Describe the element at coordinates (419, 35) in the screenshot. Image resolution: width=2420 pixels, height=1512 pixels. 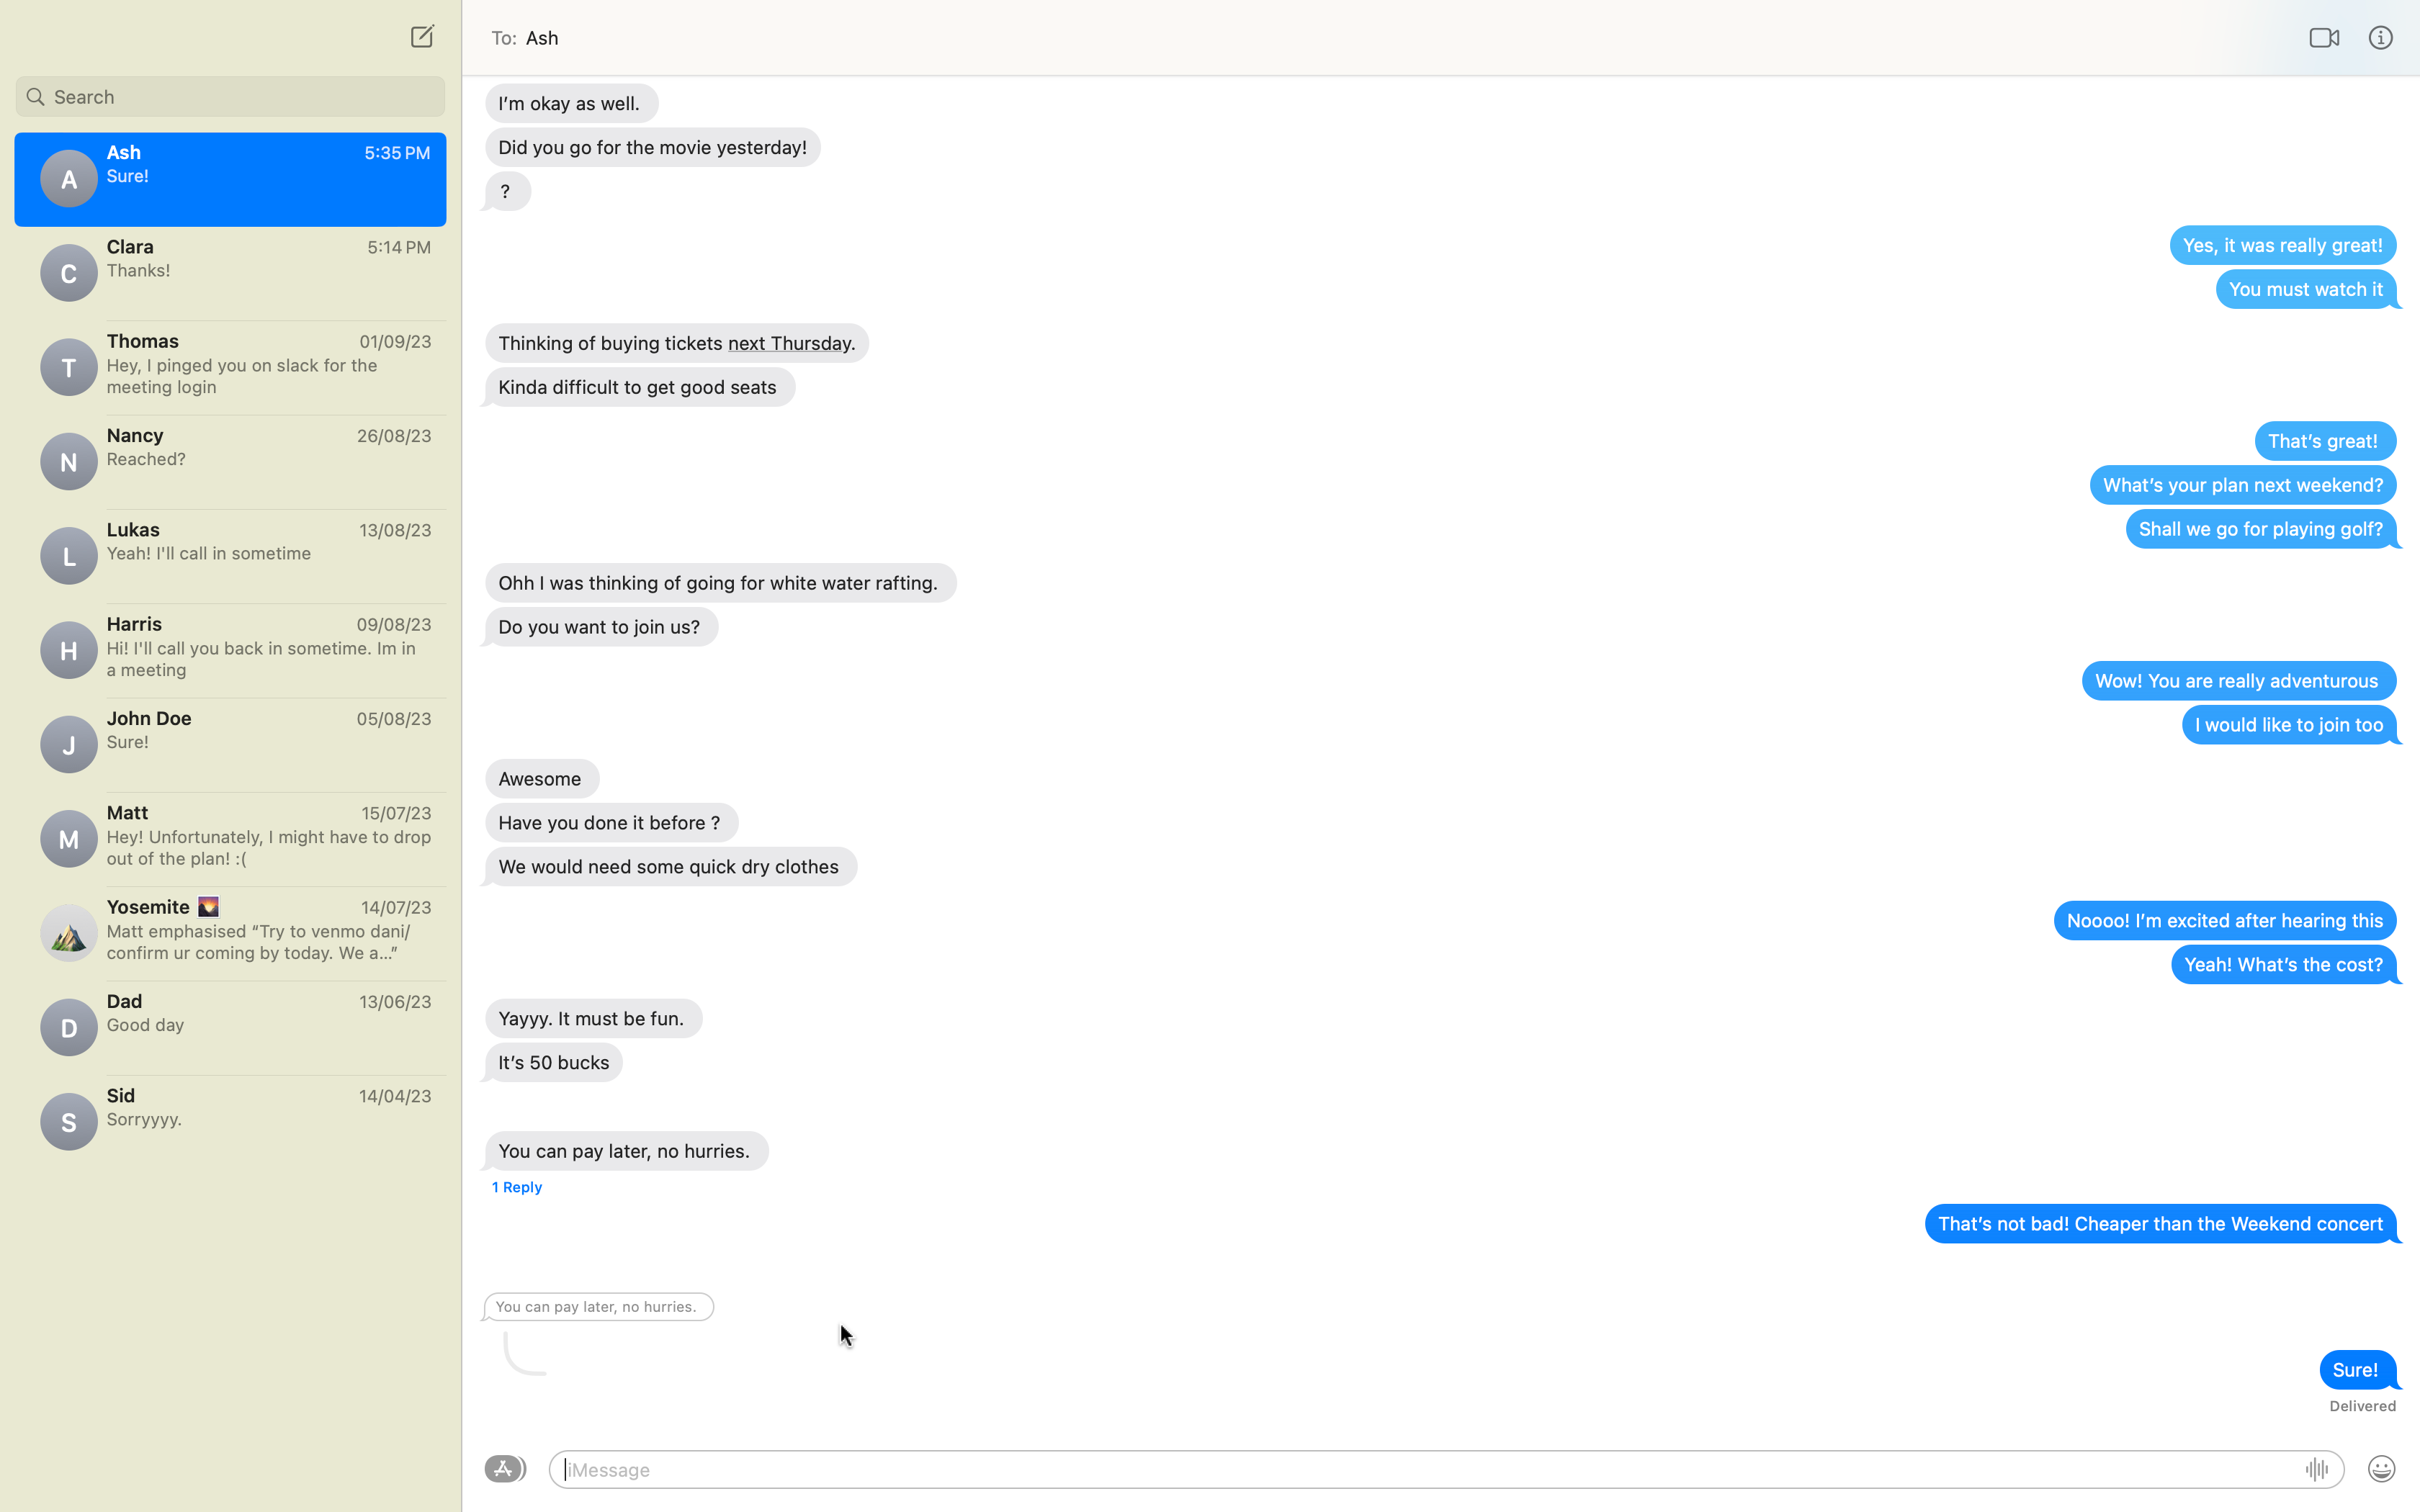
I see `Begin fresh chat with user named Chris` at that location.